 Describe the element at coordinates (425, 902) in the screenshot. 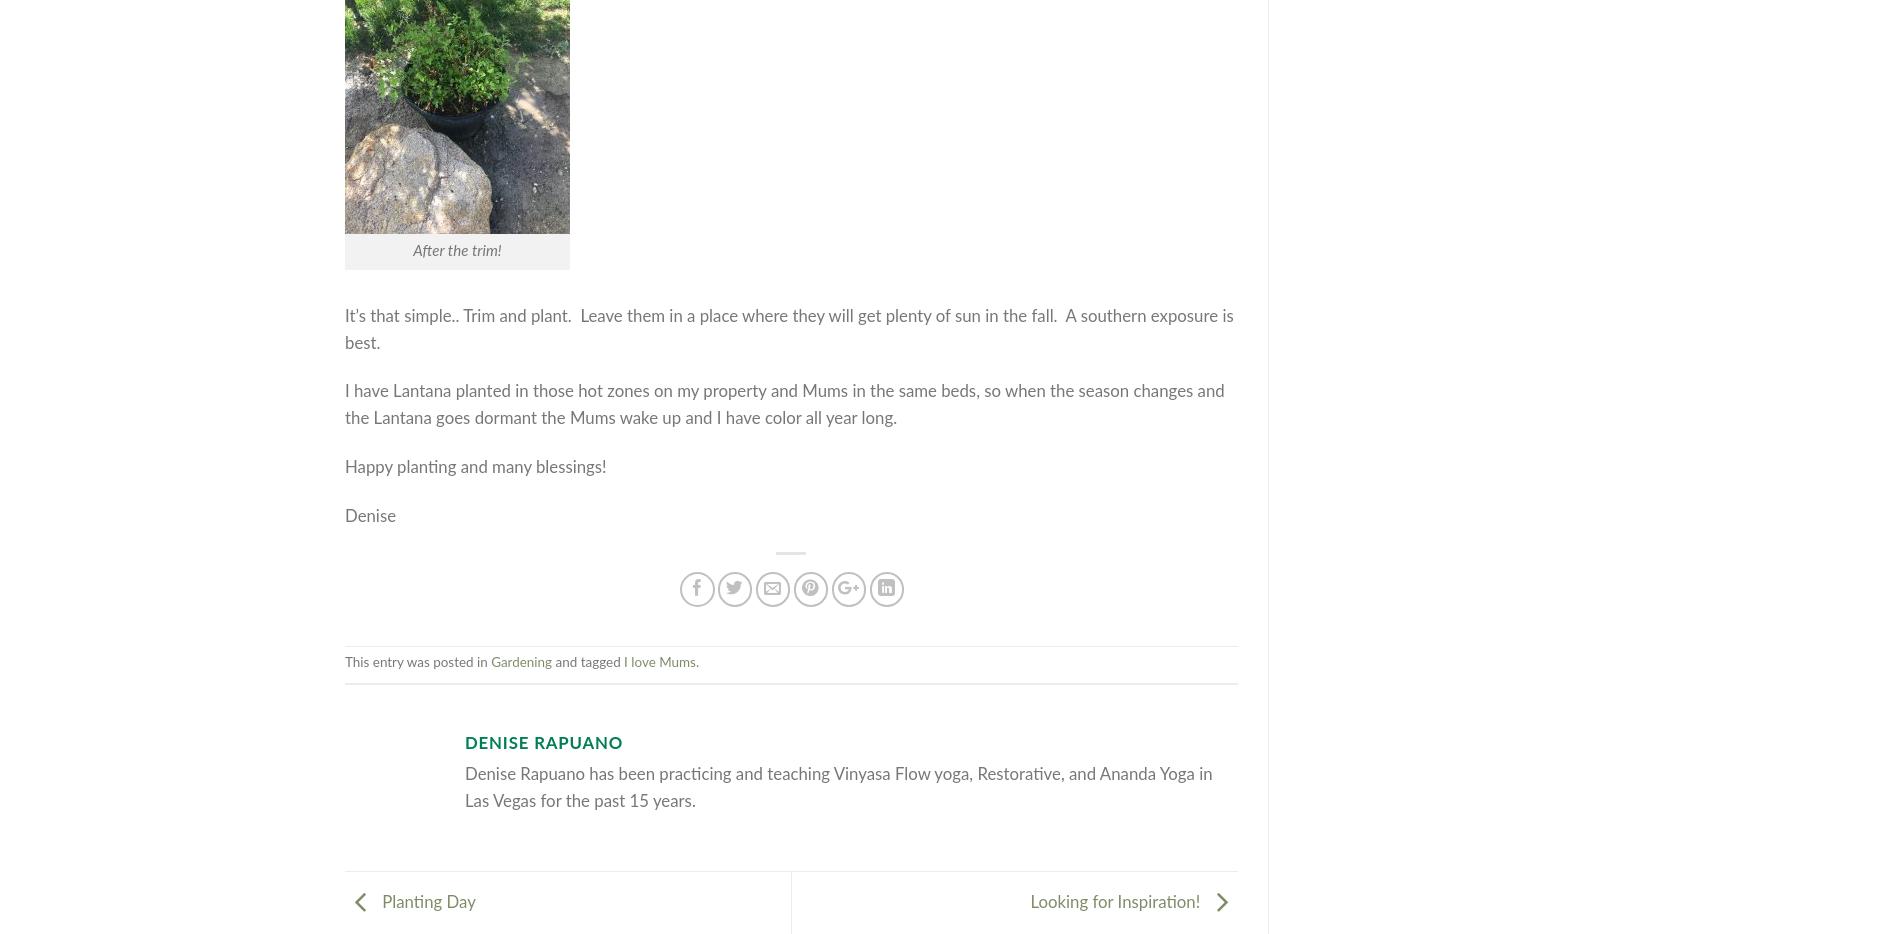

I see `'Planting Day'` at that location.